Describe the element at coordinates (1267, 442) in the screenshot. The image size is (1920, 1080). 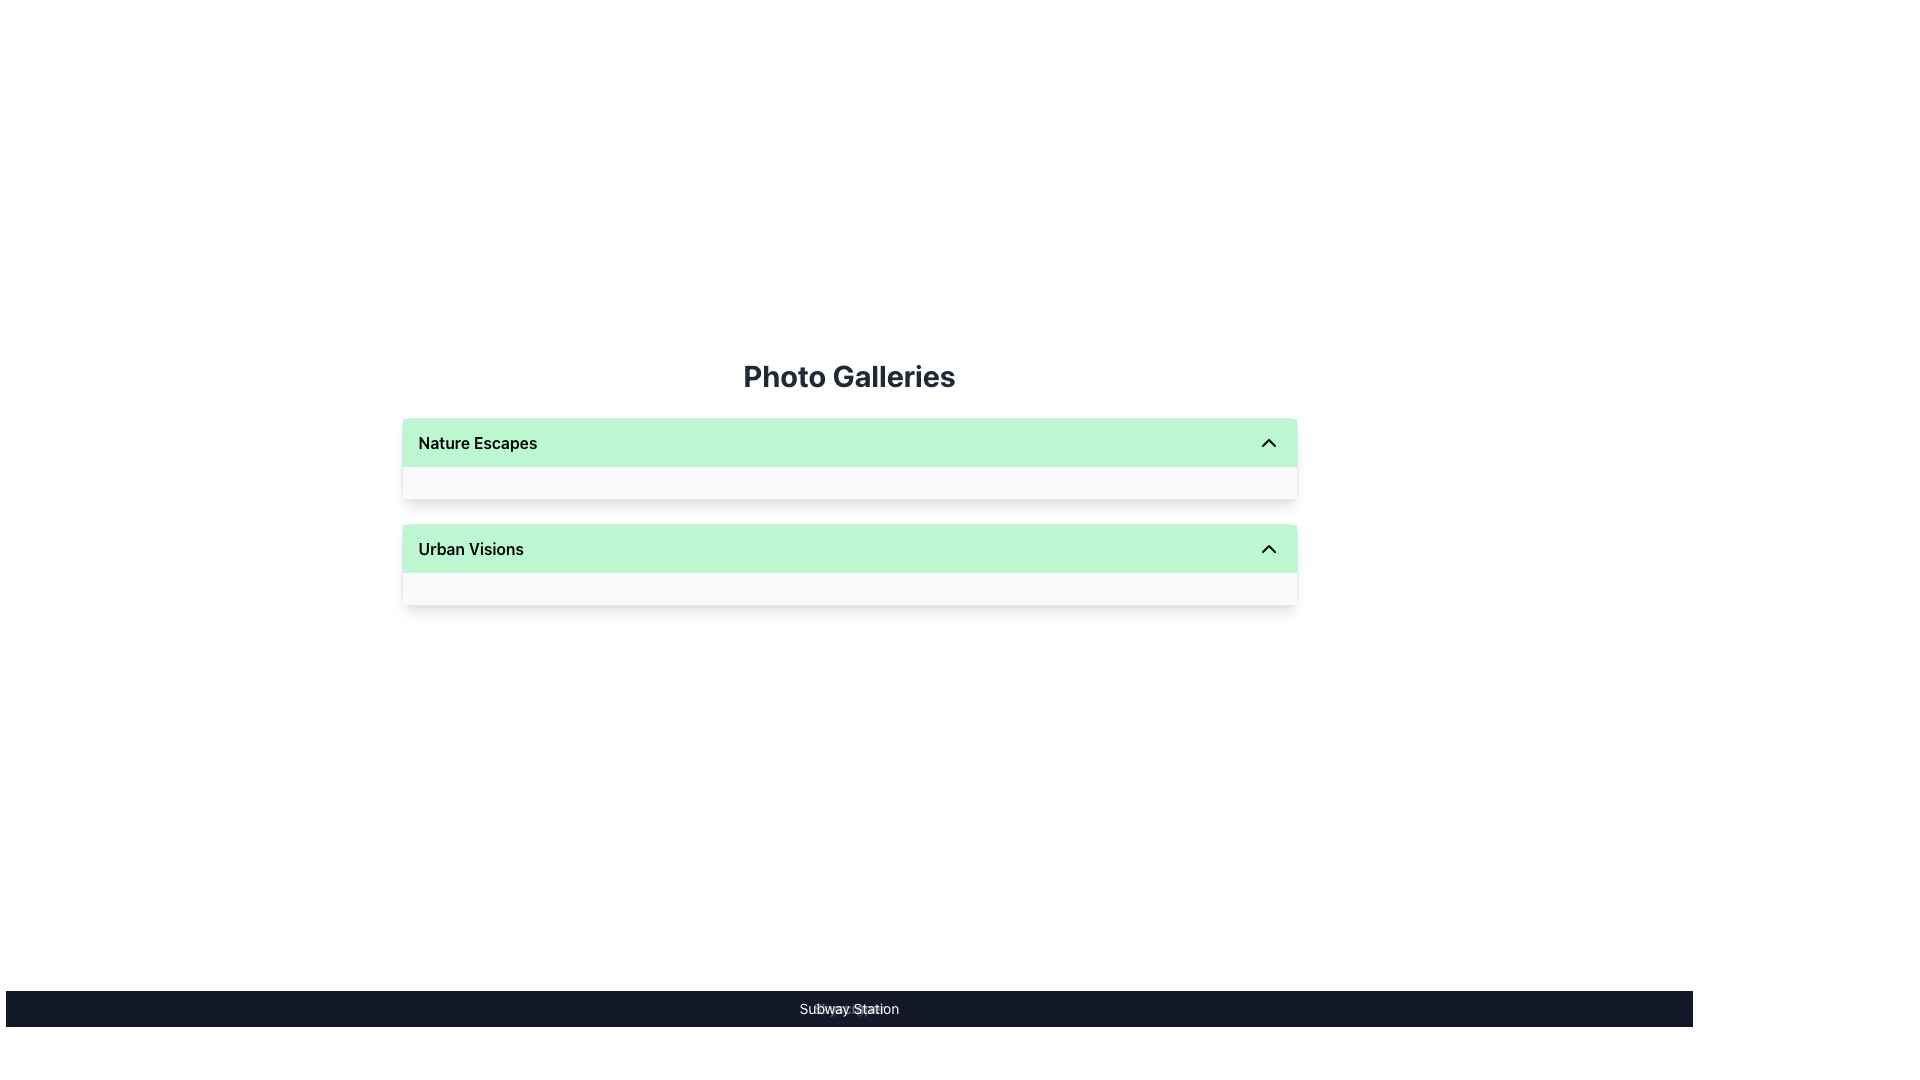
I see `the small upward-pointing chevron icon located towards the rightmost edge of the 'Nature Escapes' button` at that location.